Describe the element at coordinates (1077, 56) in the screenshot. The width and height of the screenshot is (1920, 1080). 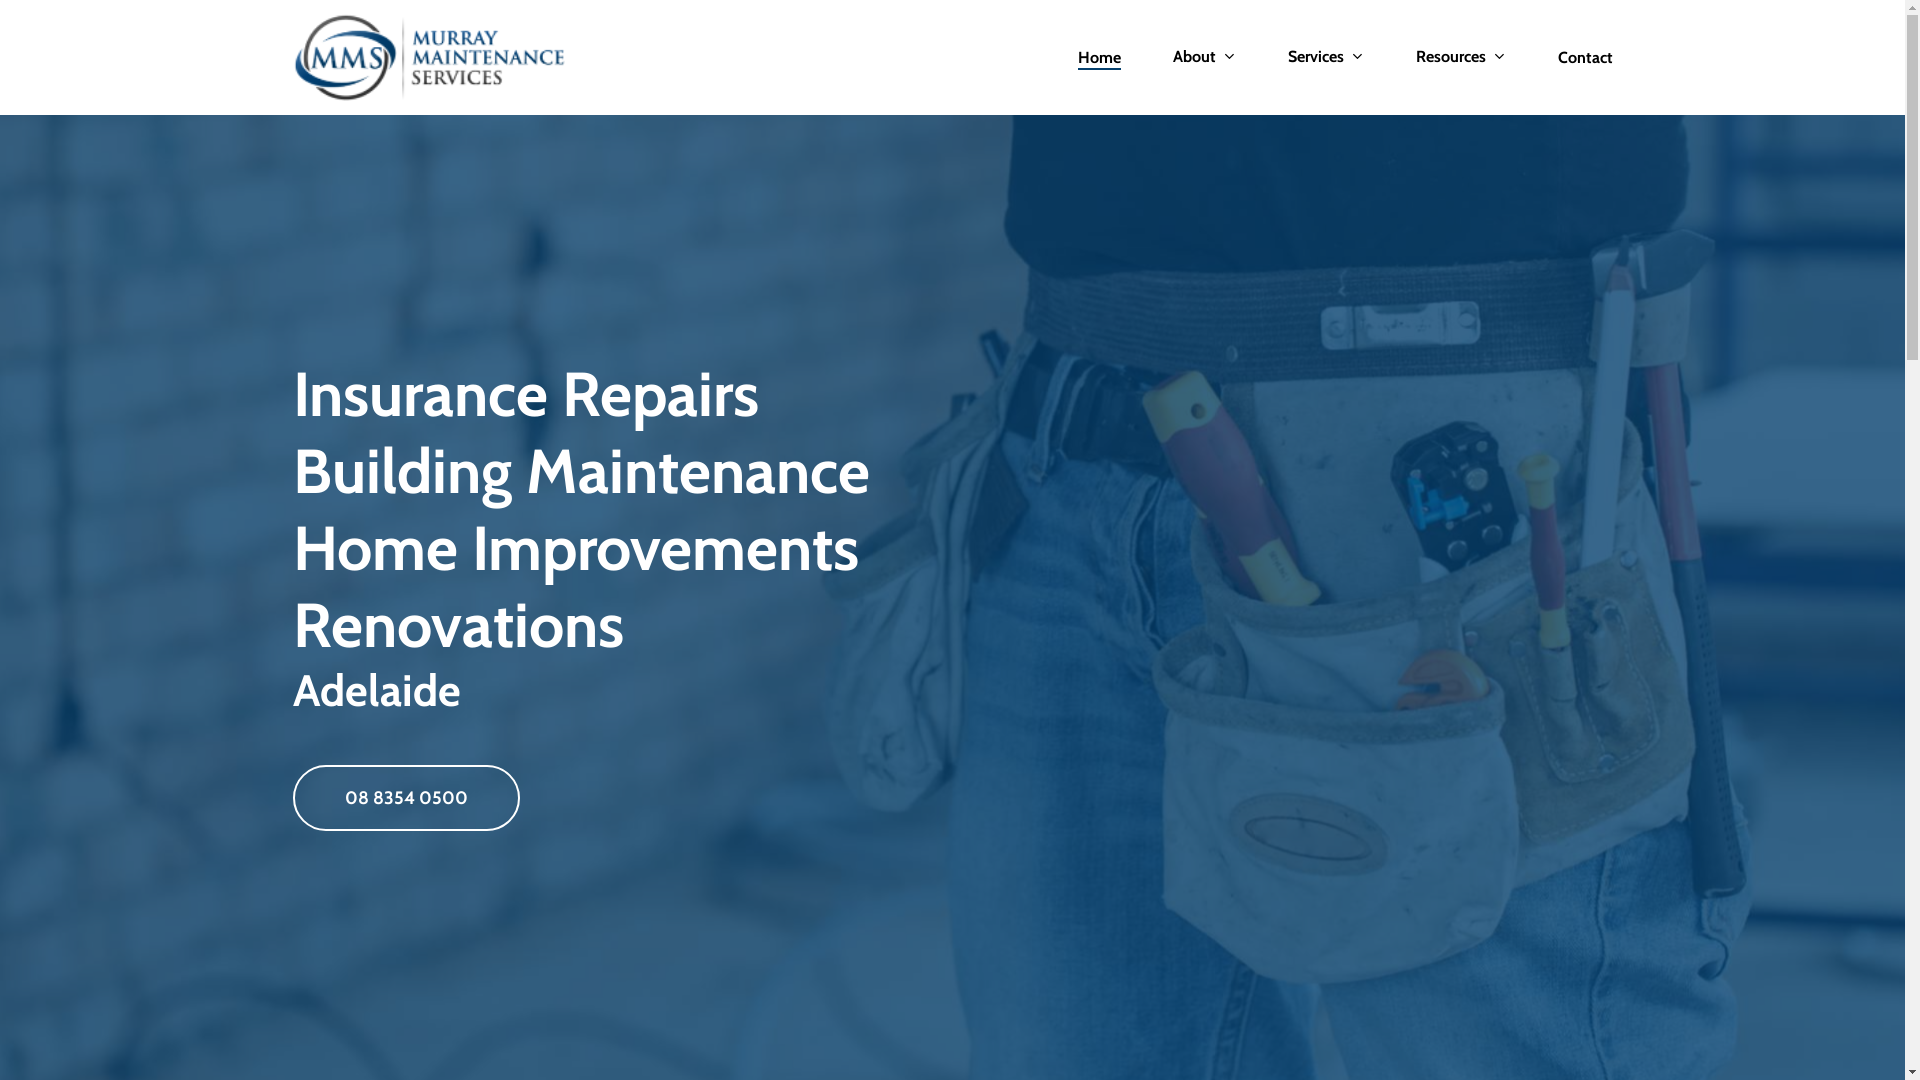
I see `'Home'` at that location.